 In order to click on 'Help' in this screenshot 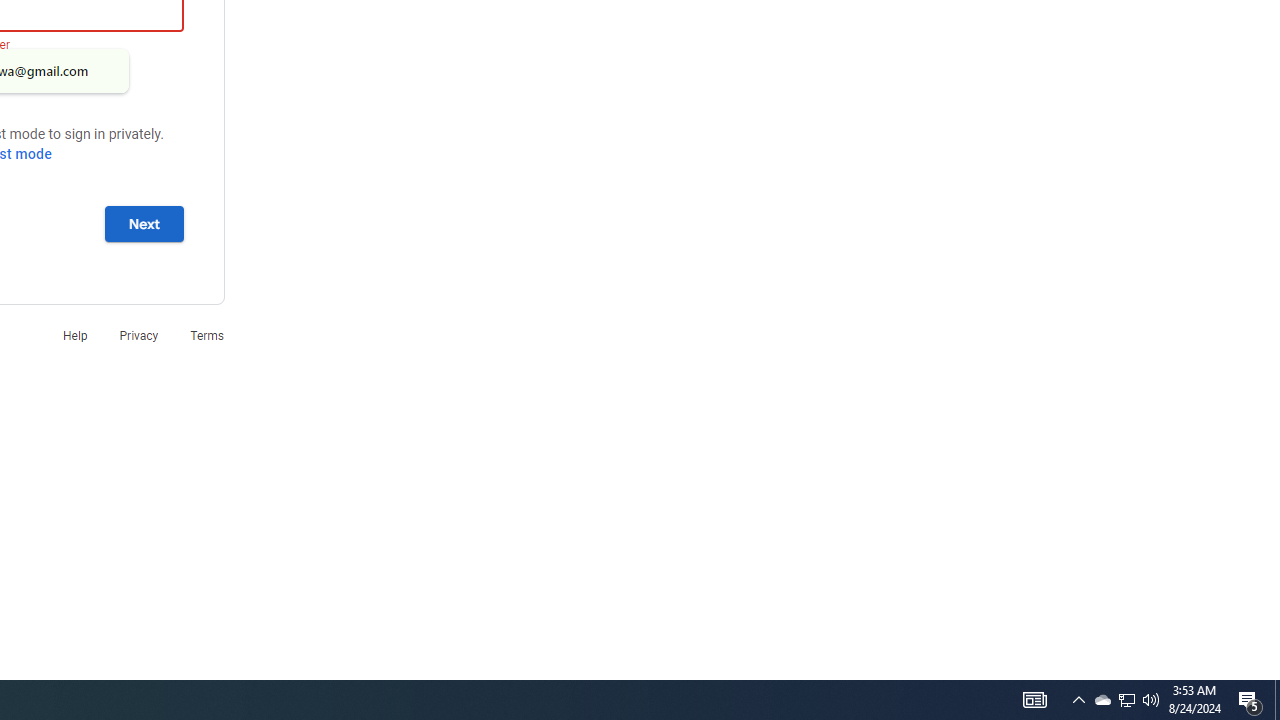, I will do `click(74, 334)`.